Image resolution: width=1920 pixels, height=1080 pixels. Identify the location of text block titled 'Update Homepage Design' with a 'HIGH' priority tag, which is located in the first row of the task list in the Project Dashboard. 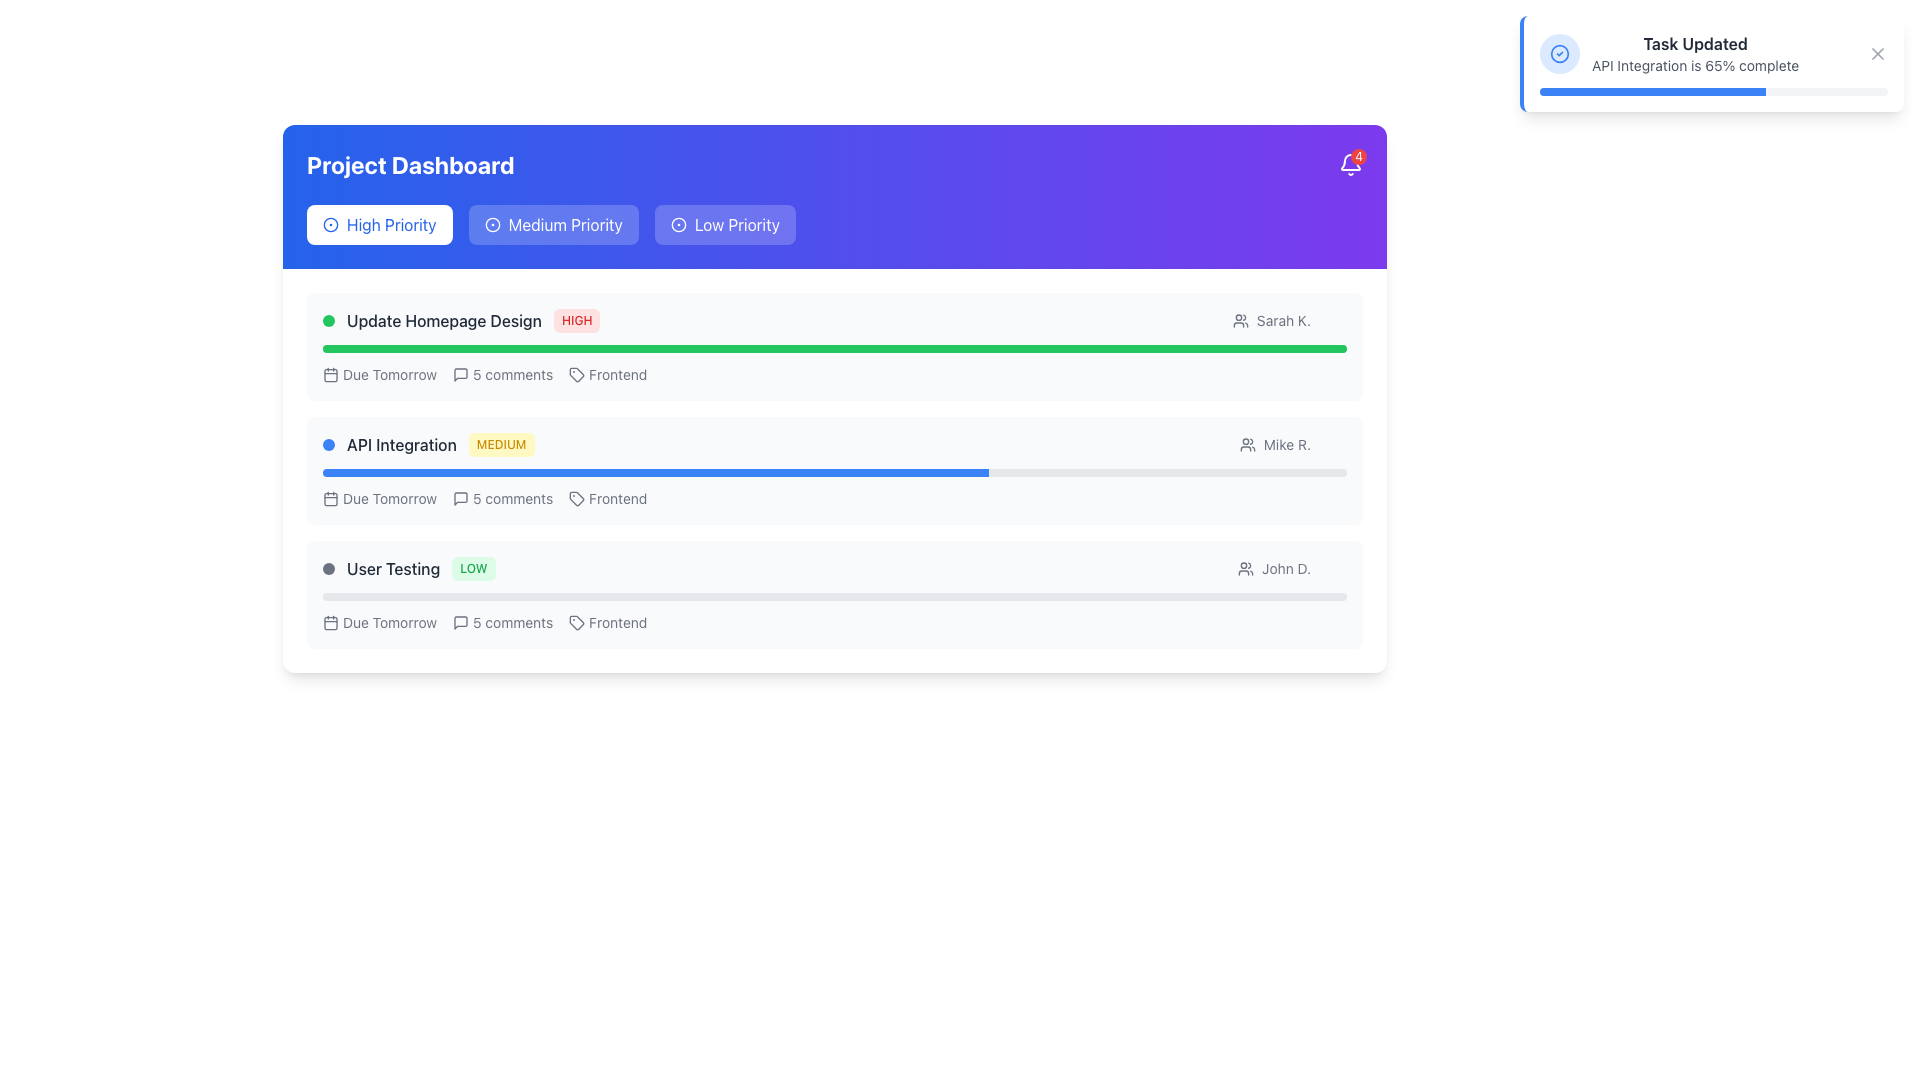
(460, 319).